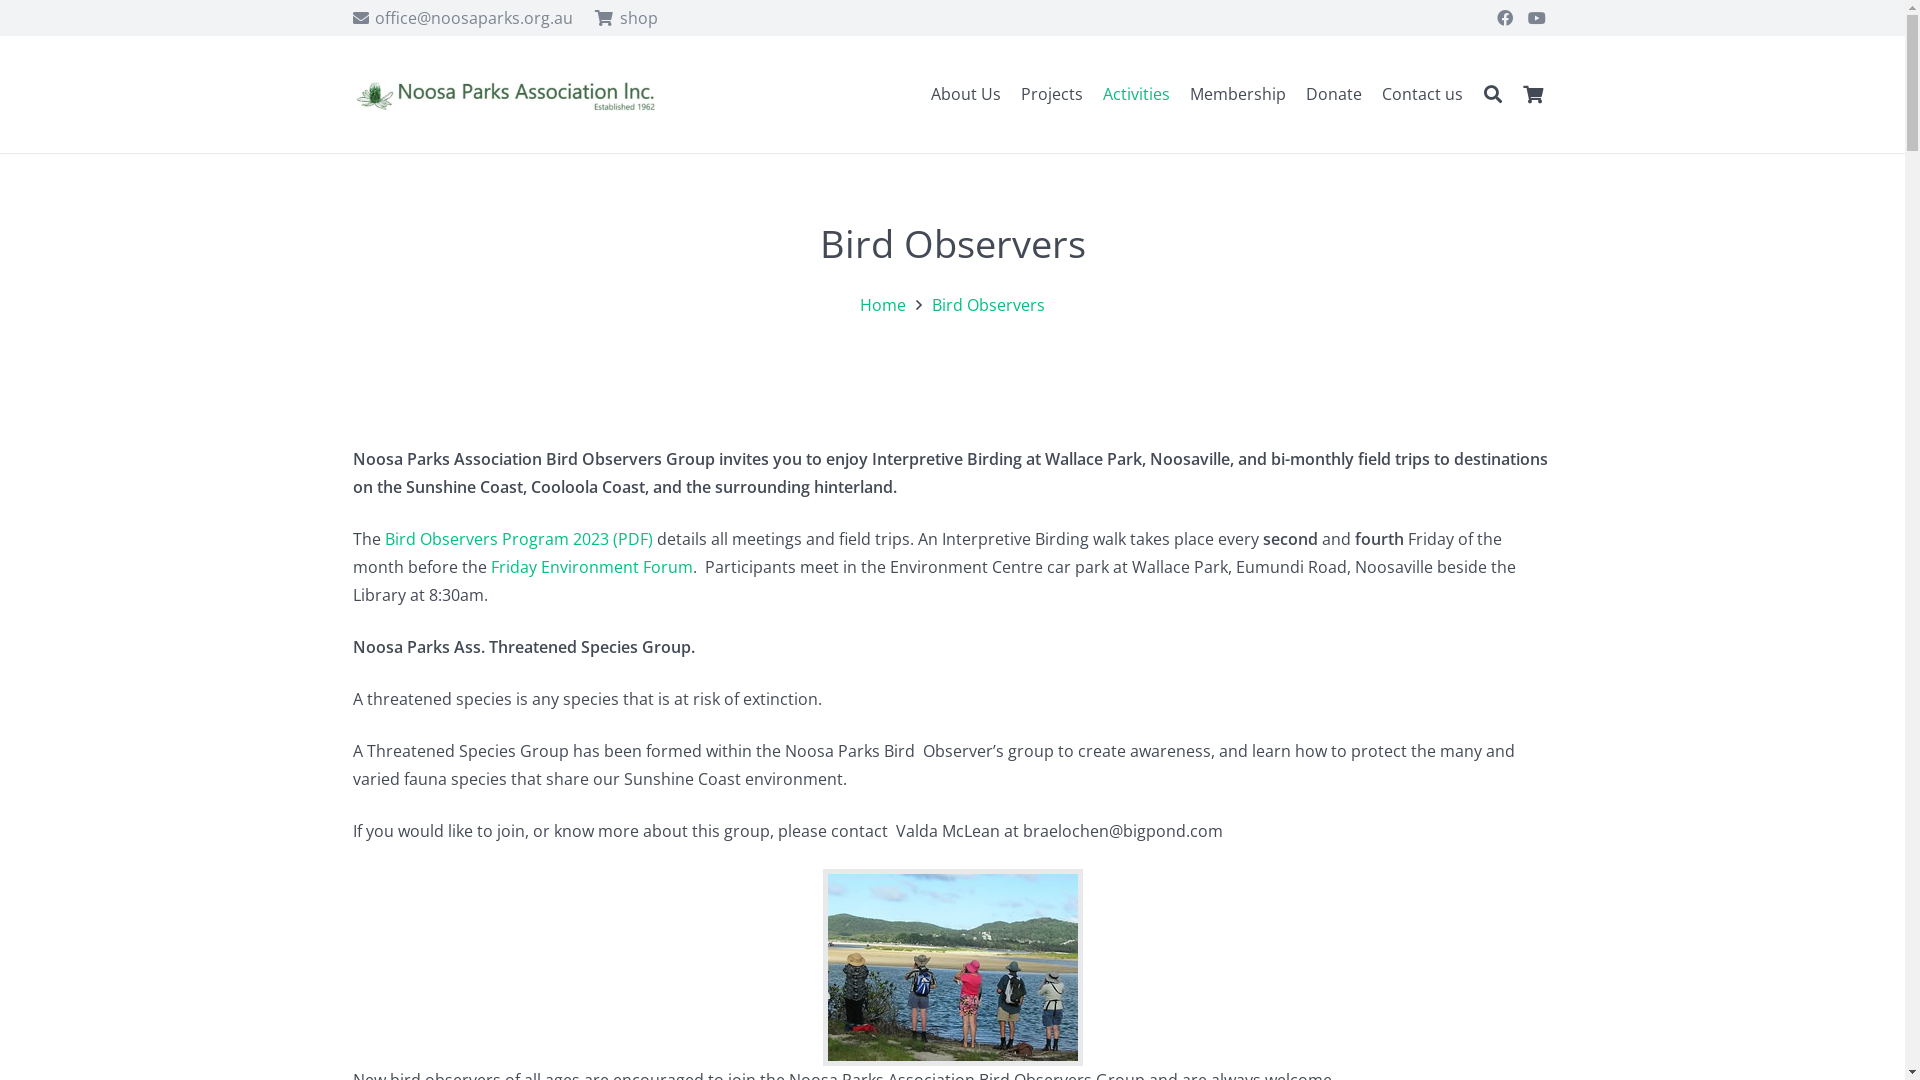 Image resolution: width=1920 pixels, height=1080 pixels. What do you see at coordinates (930, 304) in the screenshot?
I see `'Bird Observers'` at bounding box center [930, 304].